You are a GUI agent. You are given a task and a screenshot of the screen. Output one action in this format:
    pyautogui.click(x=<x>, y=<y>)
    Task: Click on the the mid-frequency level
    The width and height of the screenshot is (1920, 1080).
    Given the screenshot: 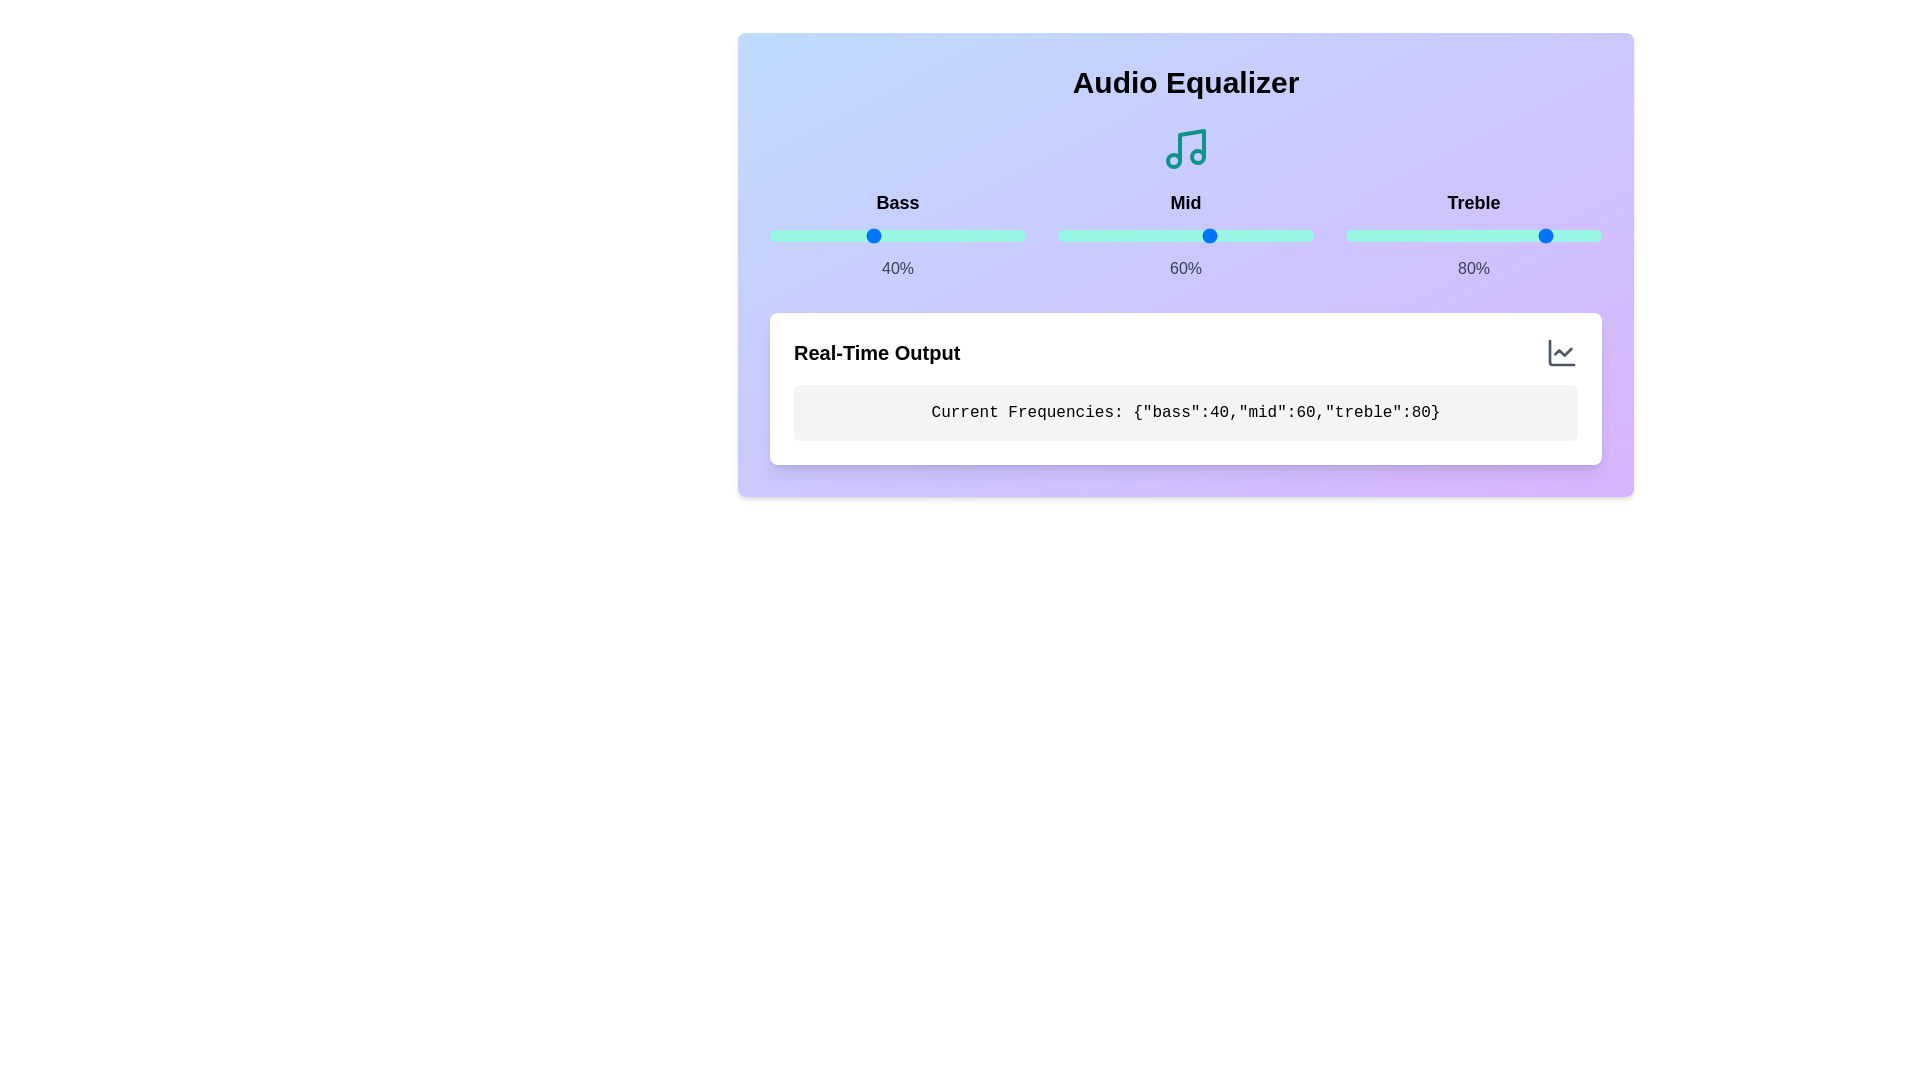 What is the action you would take?
    pyautogui.click(x=1303, y=234)
    